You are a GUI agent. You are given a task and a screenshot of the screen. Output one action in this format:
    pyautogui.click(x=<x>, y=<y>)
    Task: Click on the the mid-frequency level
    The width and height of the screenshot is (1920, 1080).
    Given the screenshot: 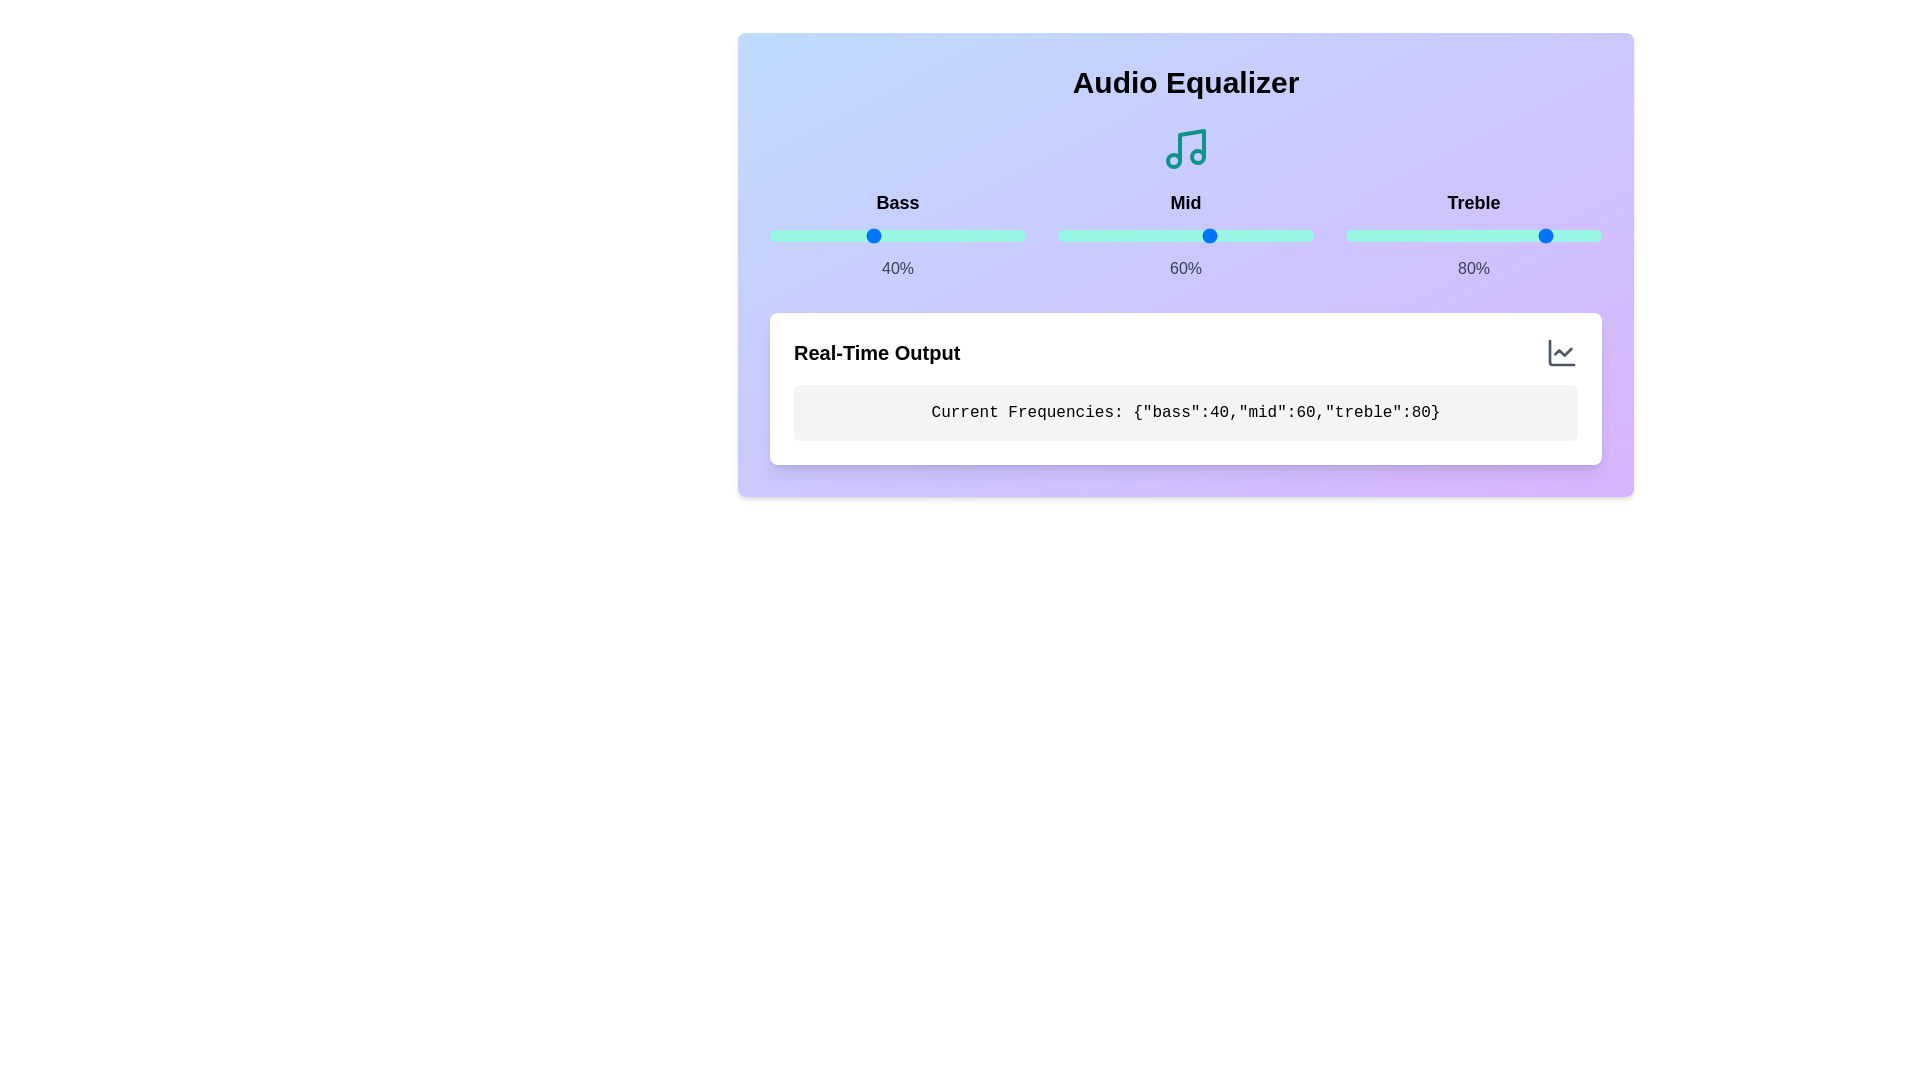 What is the action you would take?
    pyautogui.click(x=1303, y=234)
    